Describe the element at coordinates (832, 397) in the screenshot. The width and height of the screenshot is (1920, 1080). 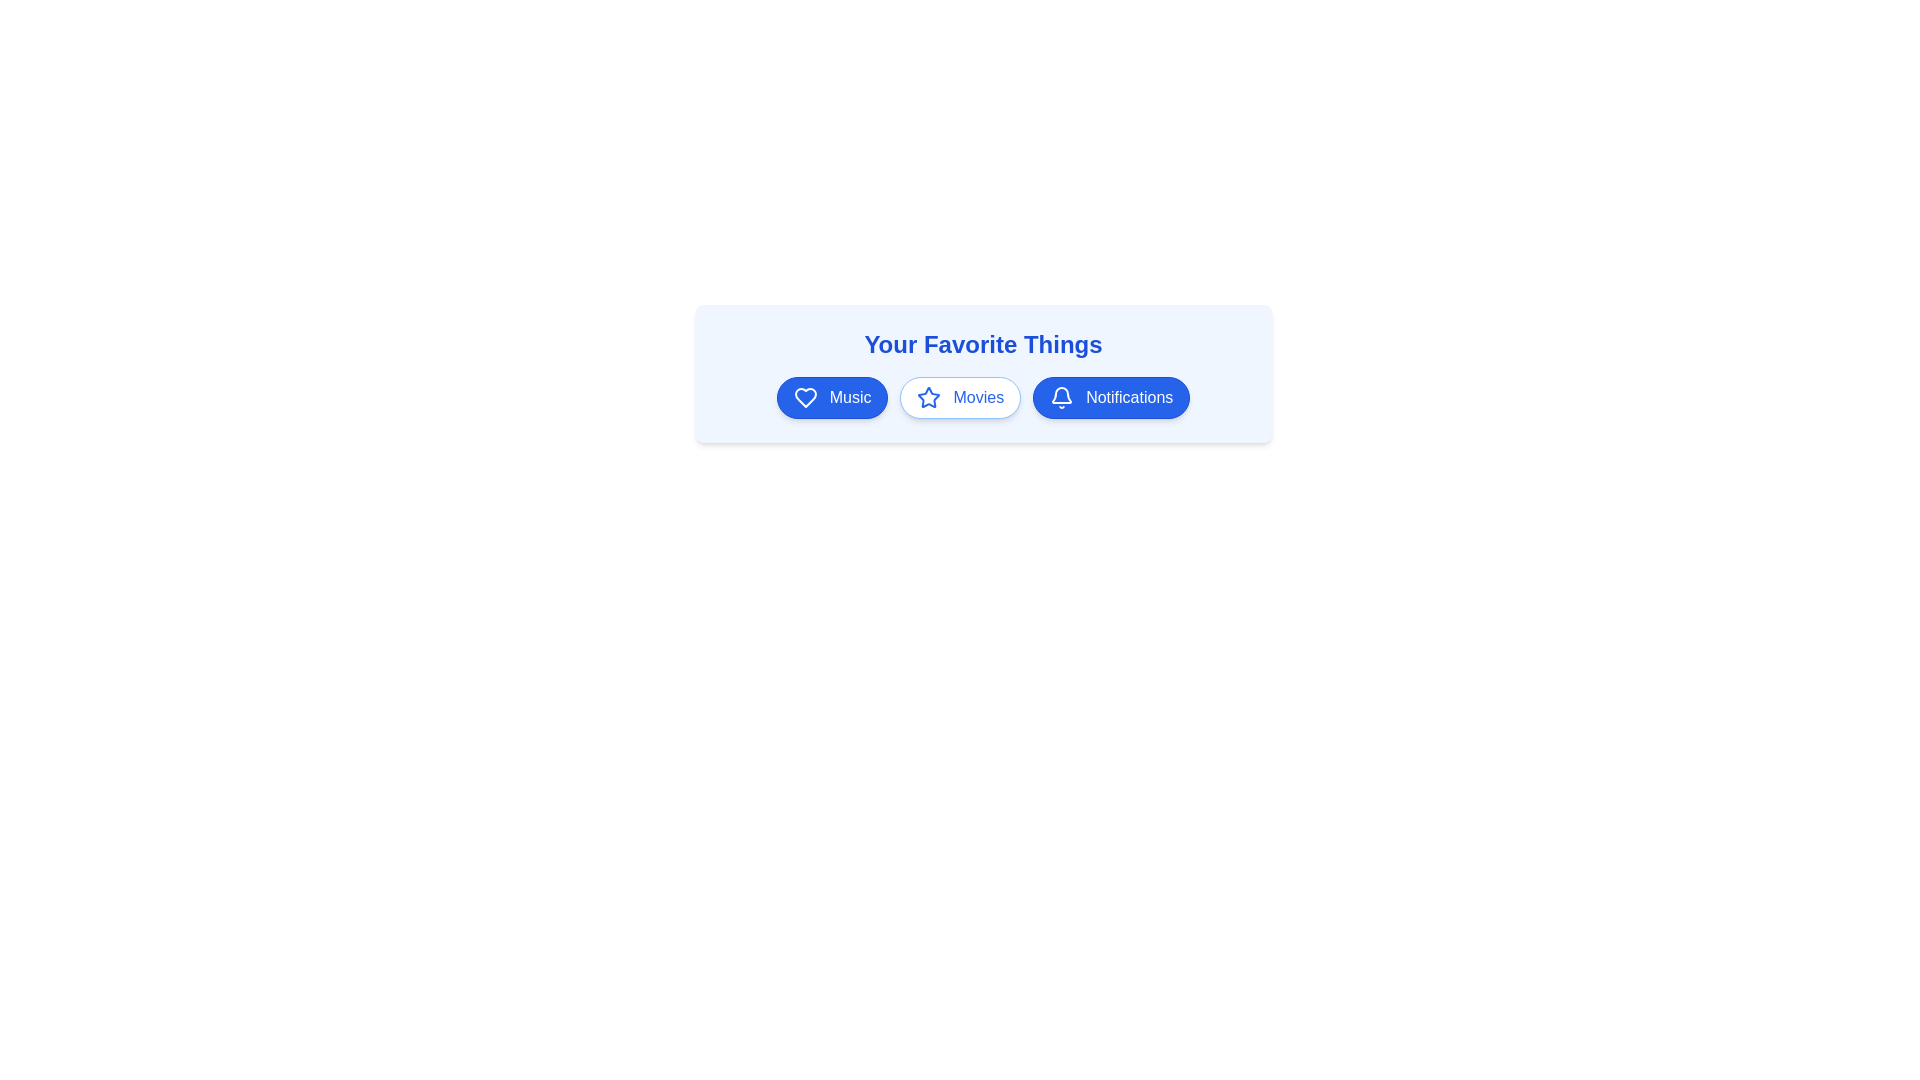
I see `the chip labeled Music to toggle its highlighted state` at that location.